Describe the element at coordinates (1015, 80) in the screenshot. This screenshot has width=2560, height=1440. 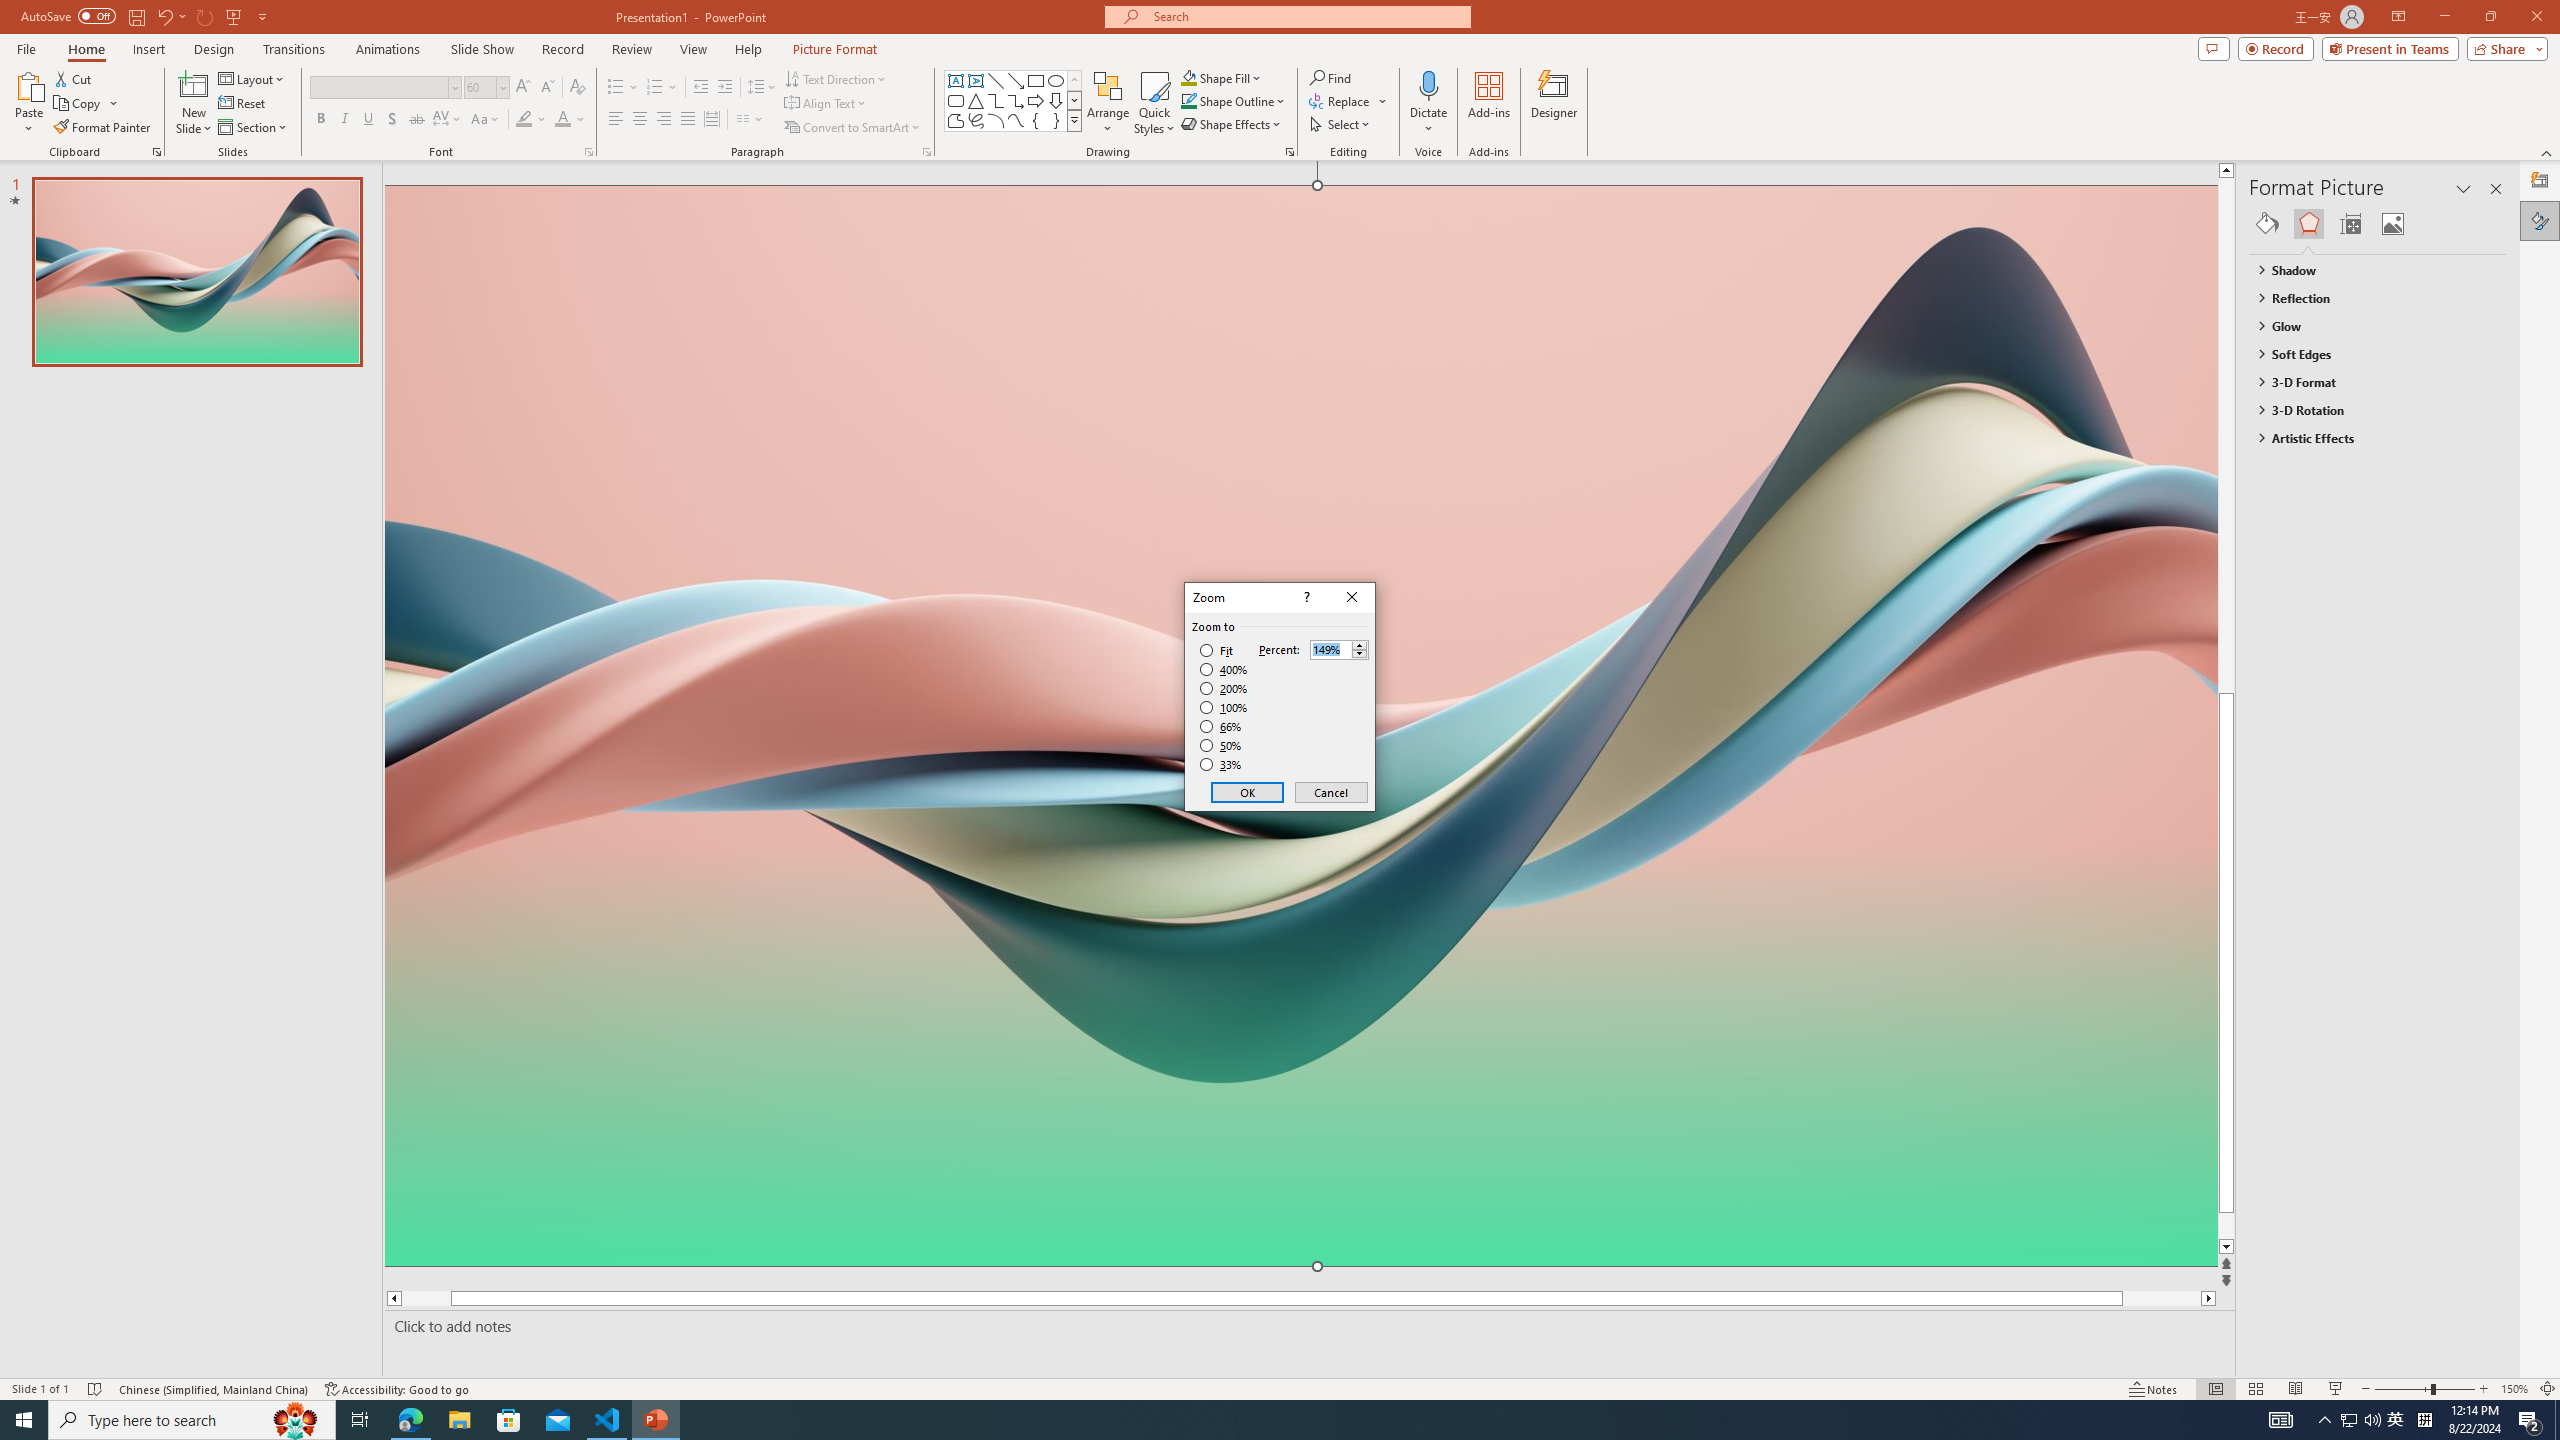
I see `'Line Arrow'` at that location.